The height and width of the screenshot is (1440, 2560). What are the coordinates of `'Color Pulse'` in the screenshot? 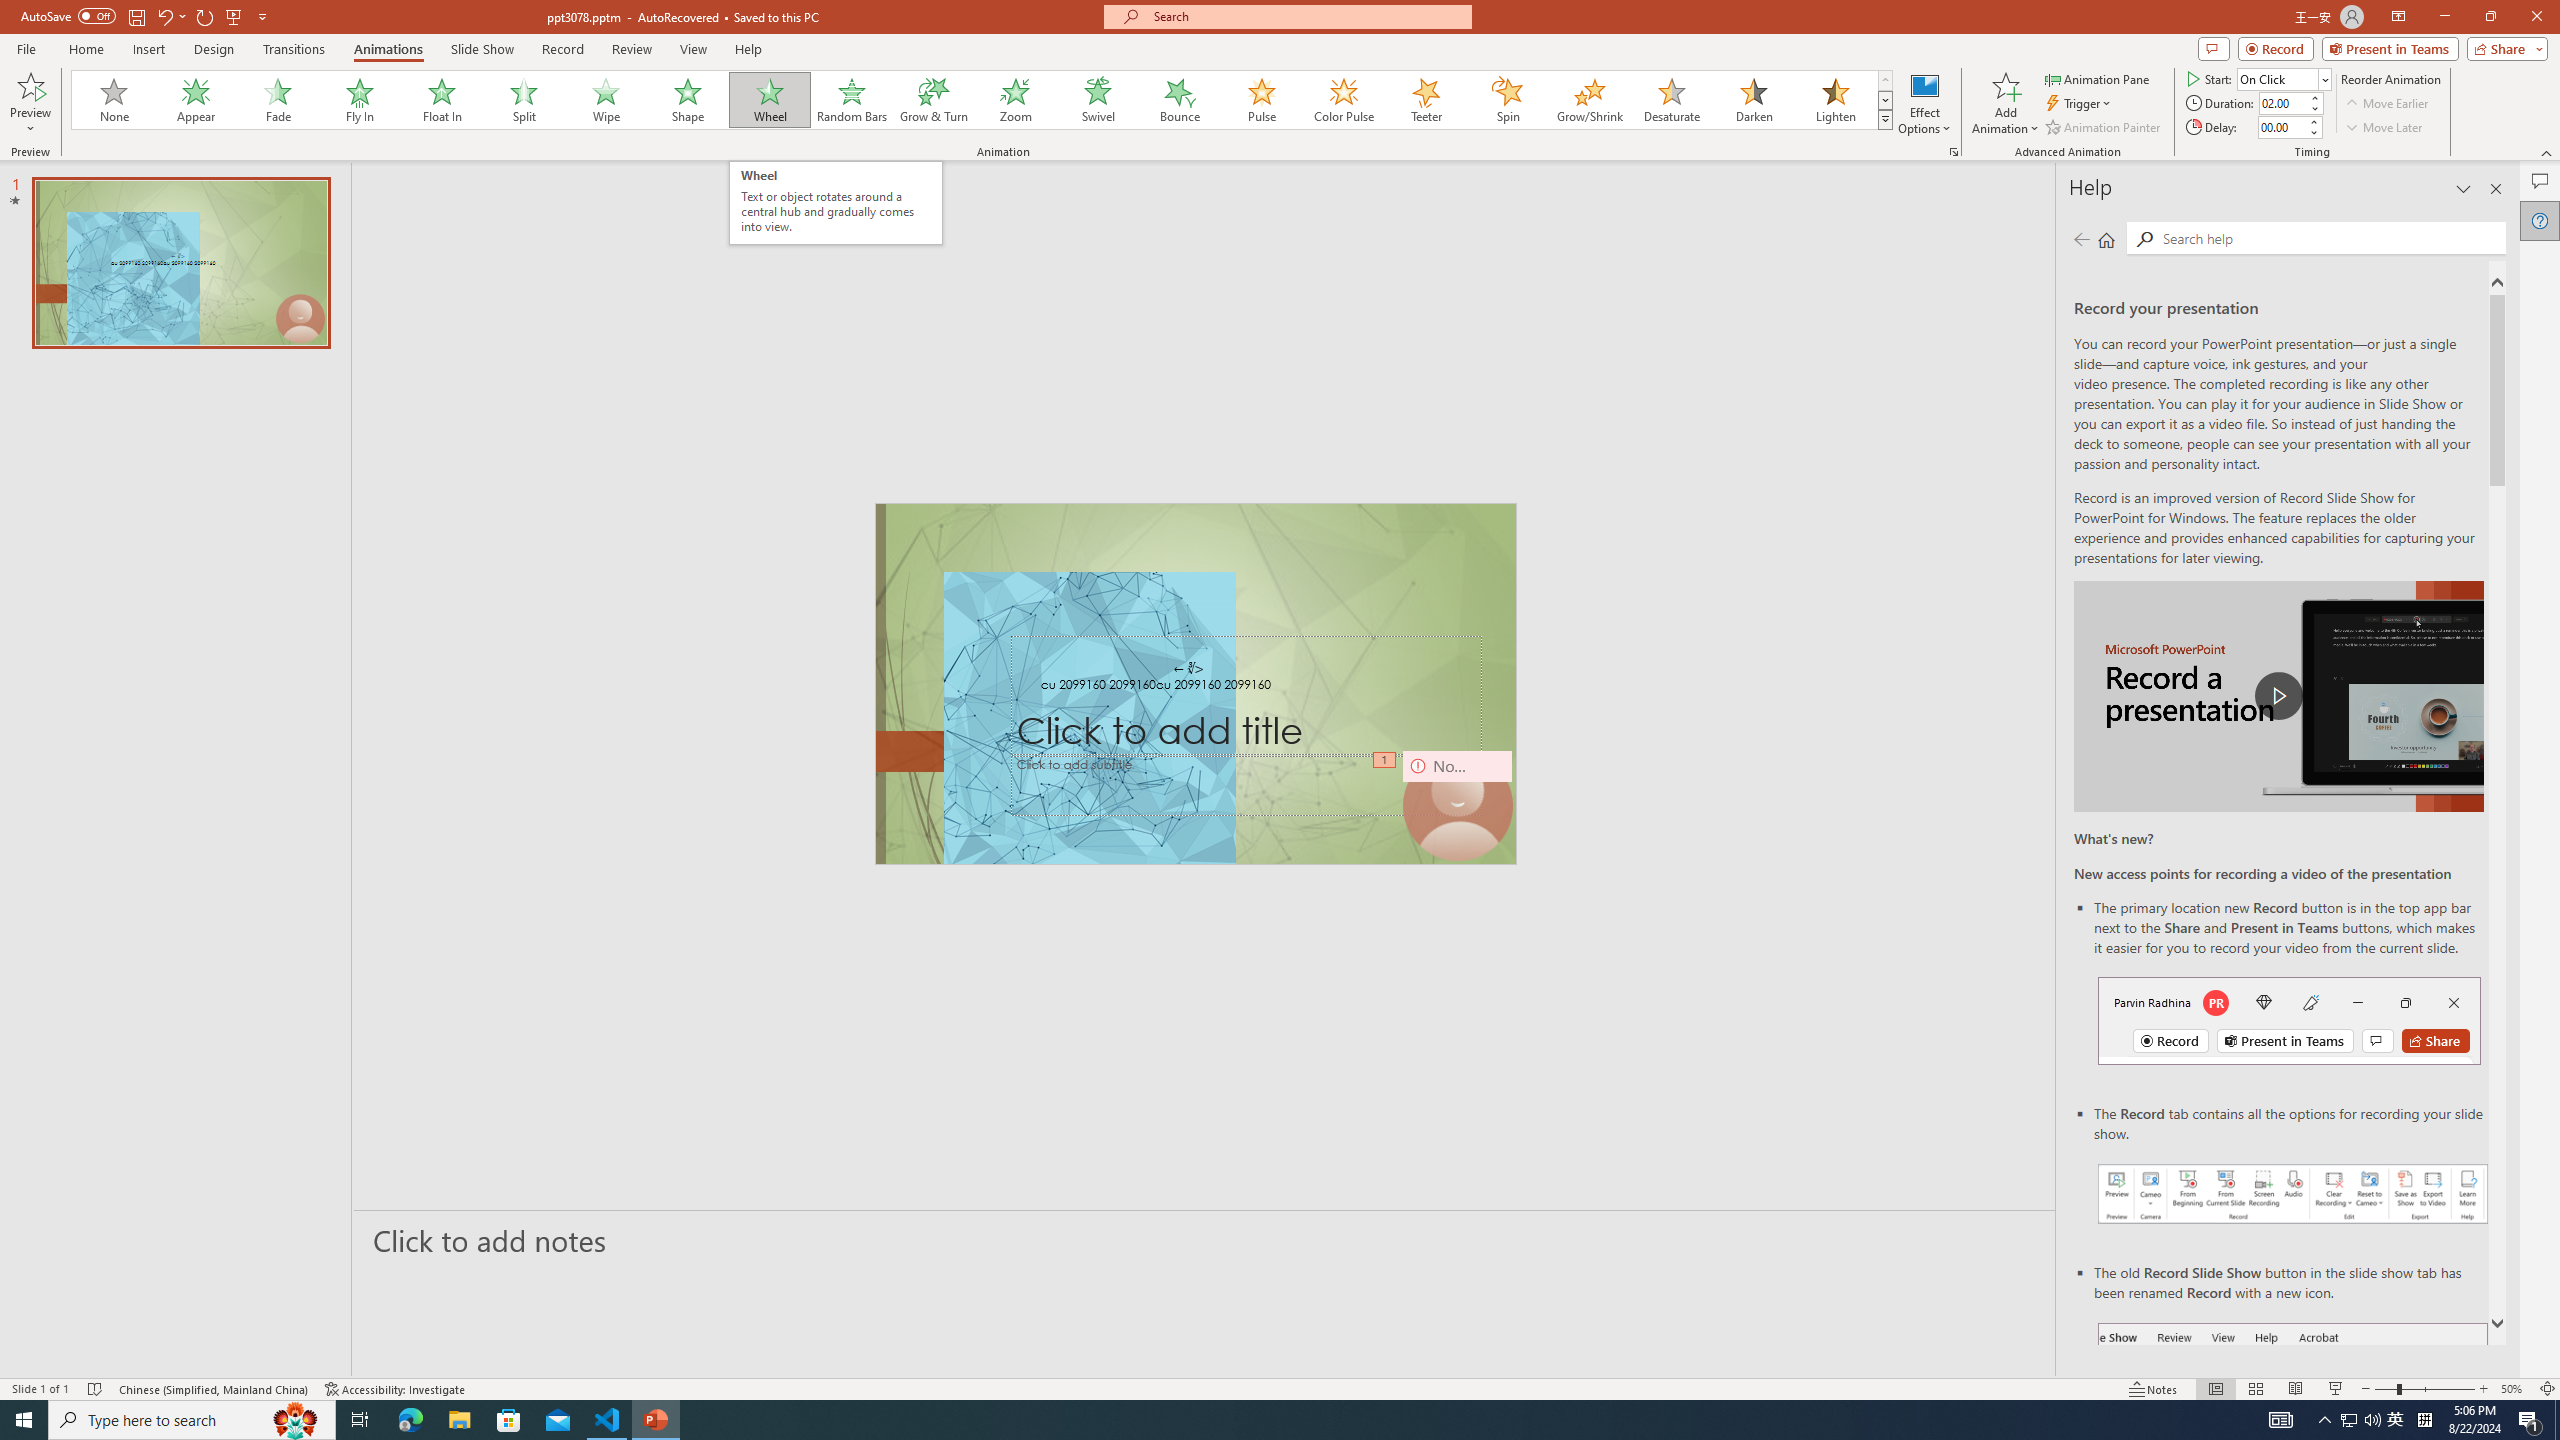 It's located at (1344, 99).